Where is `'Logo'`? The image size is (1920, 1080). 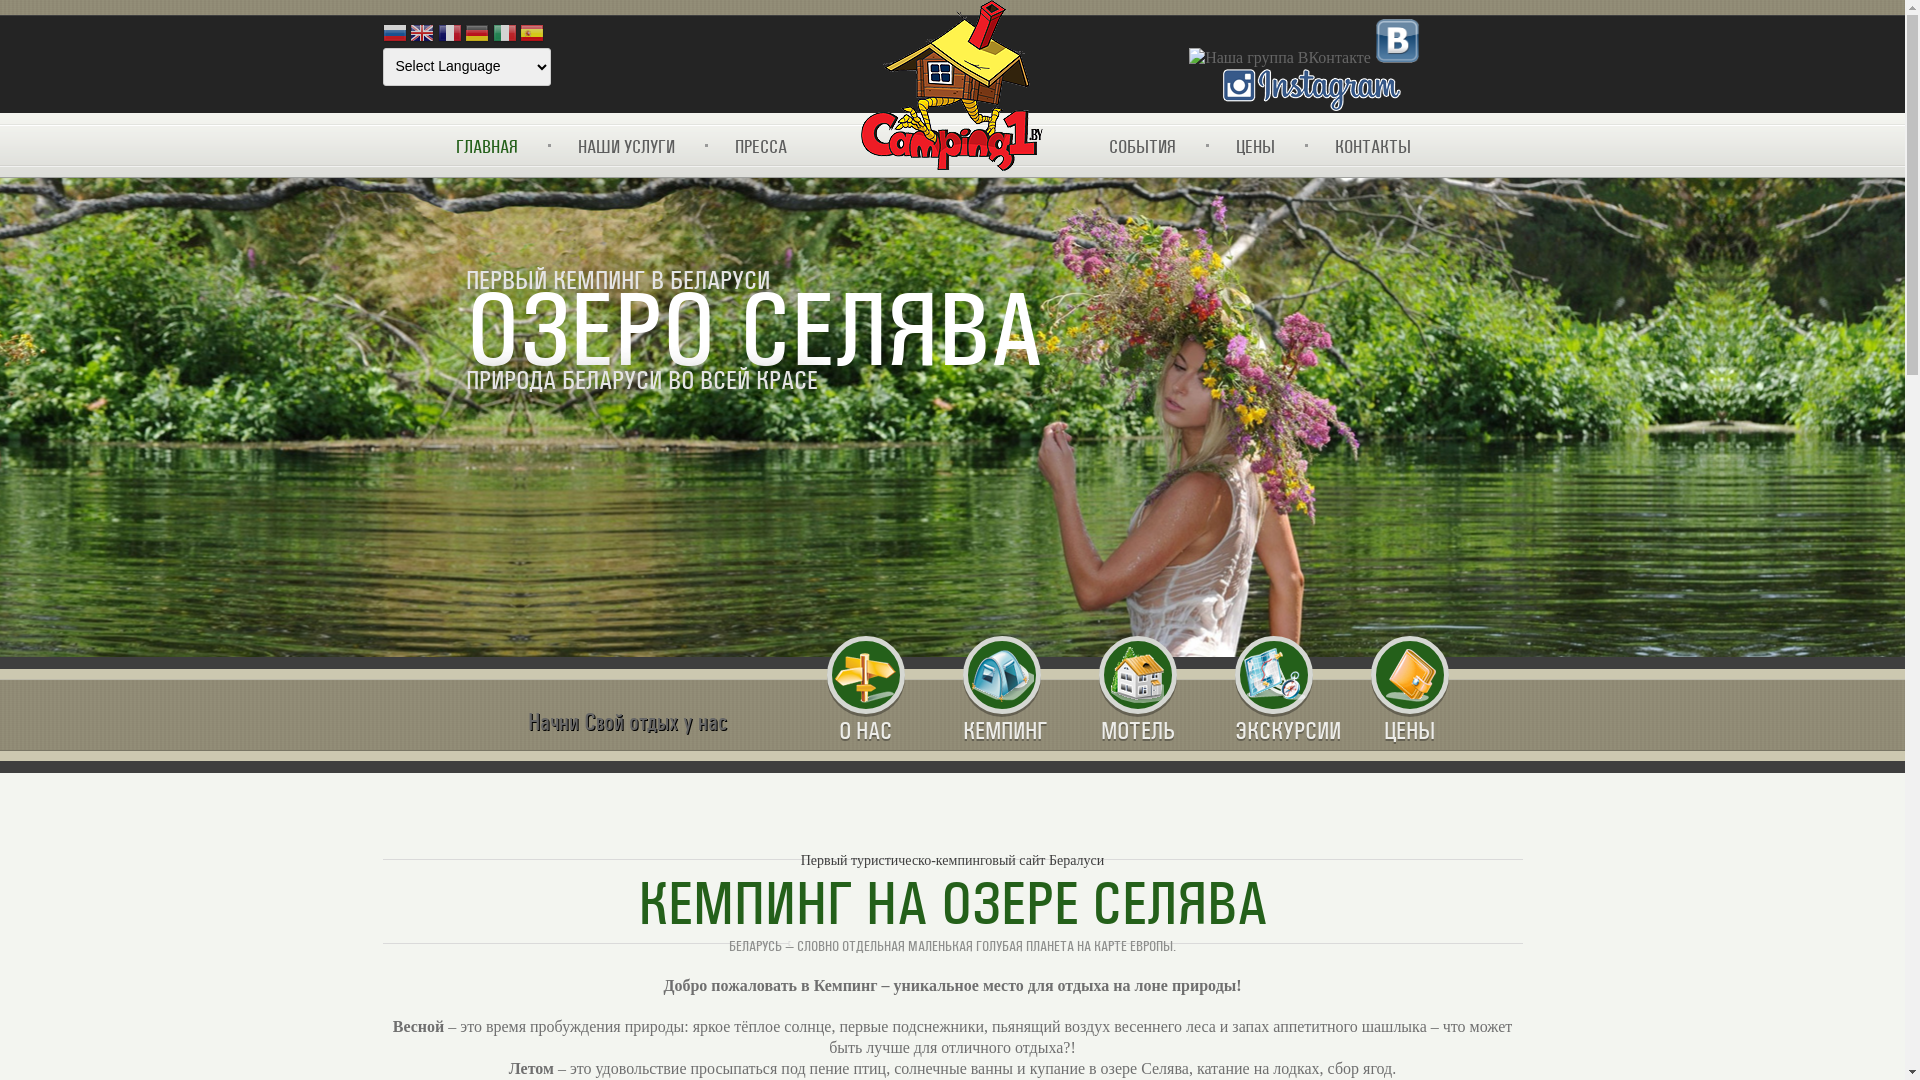
'Logo' is located at coordinates (950, 86).